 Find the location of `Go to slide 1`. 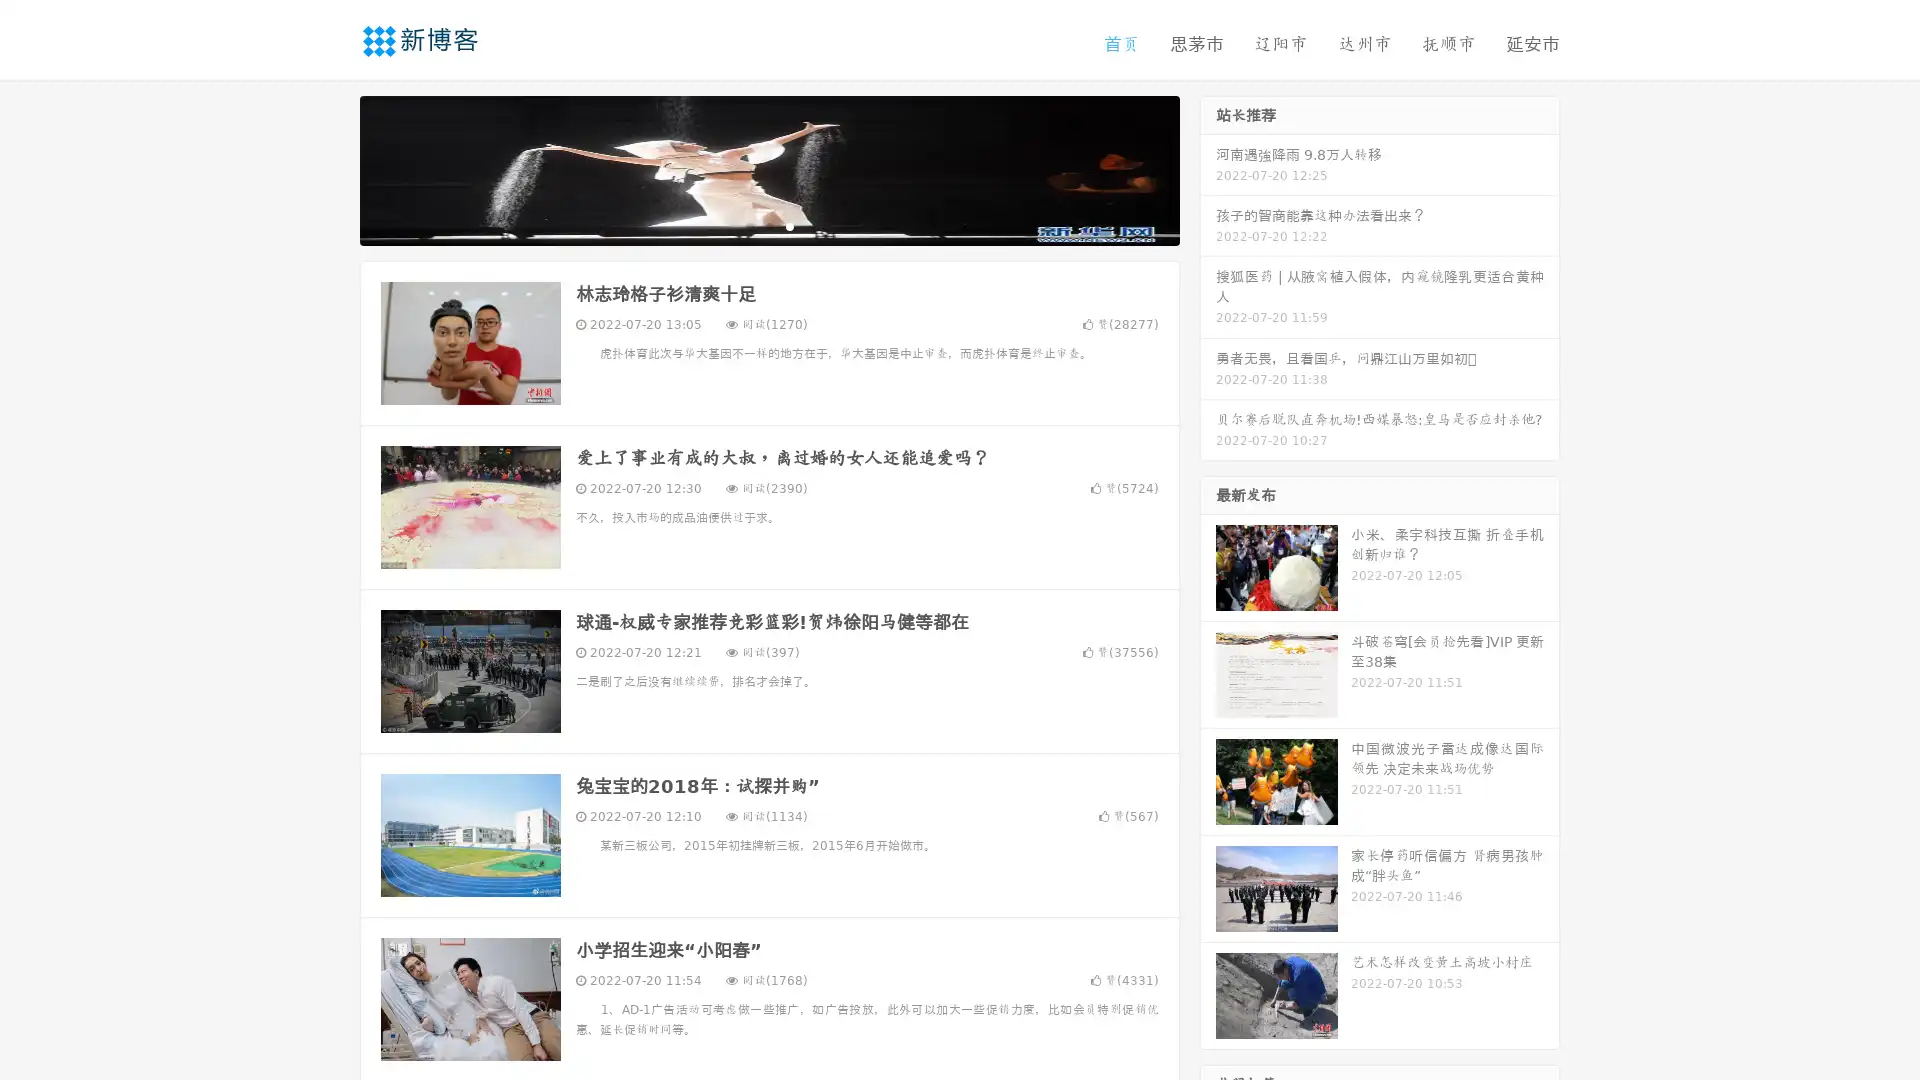

Go to slide 1 is located at coordinates (748, 225).